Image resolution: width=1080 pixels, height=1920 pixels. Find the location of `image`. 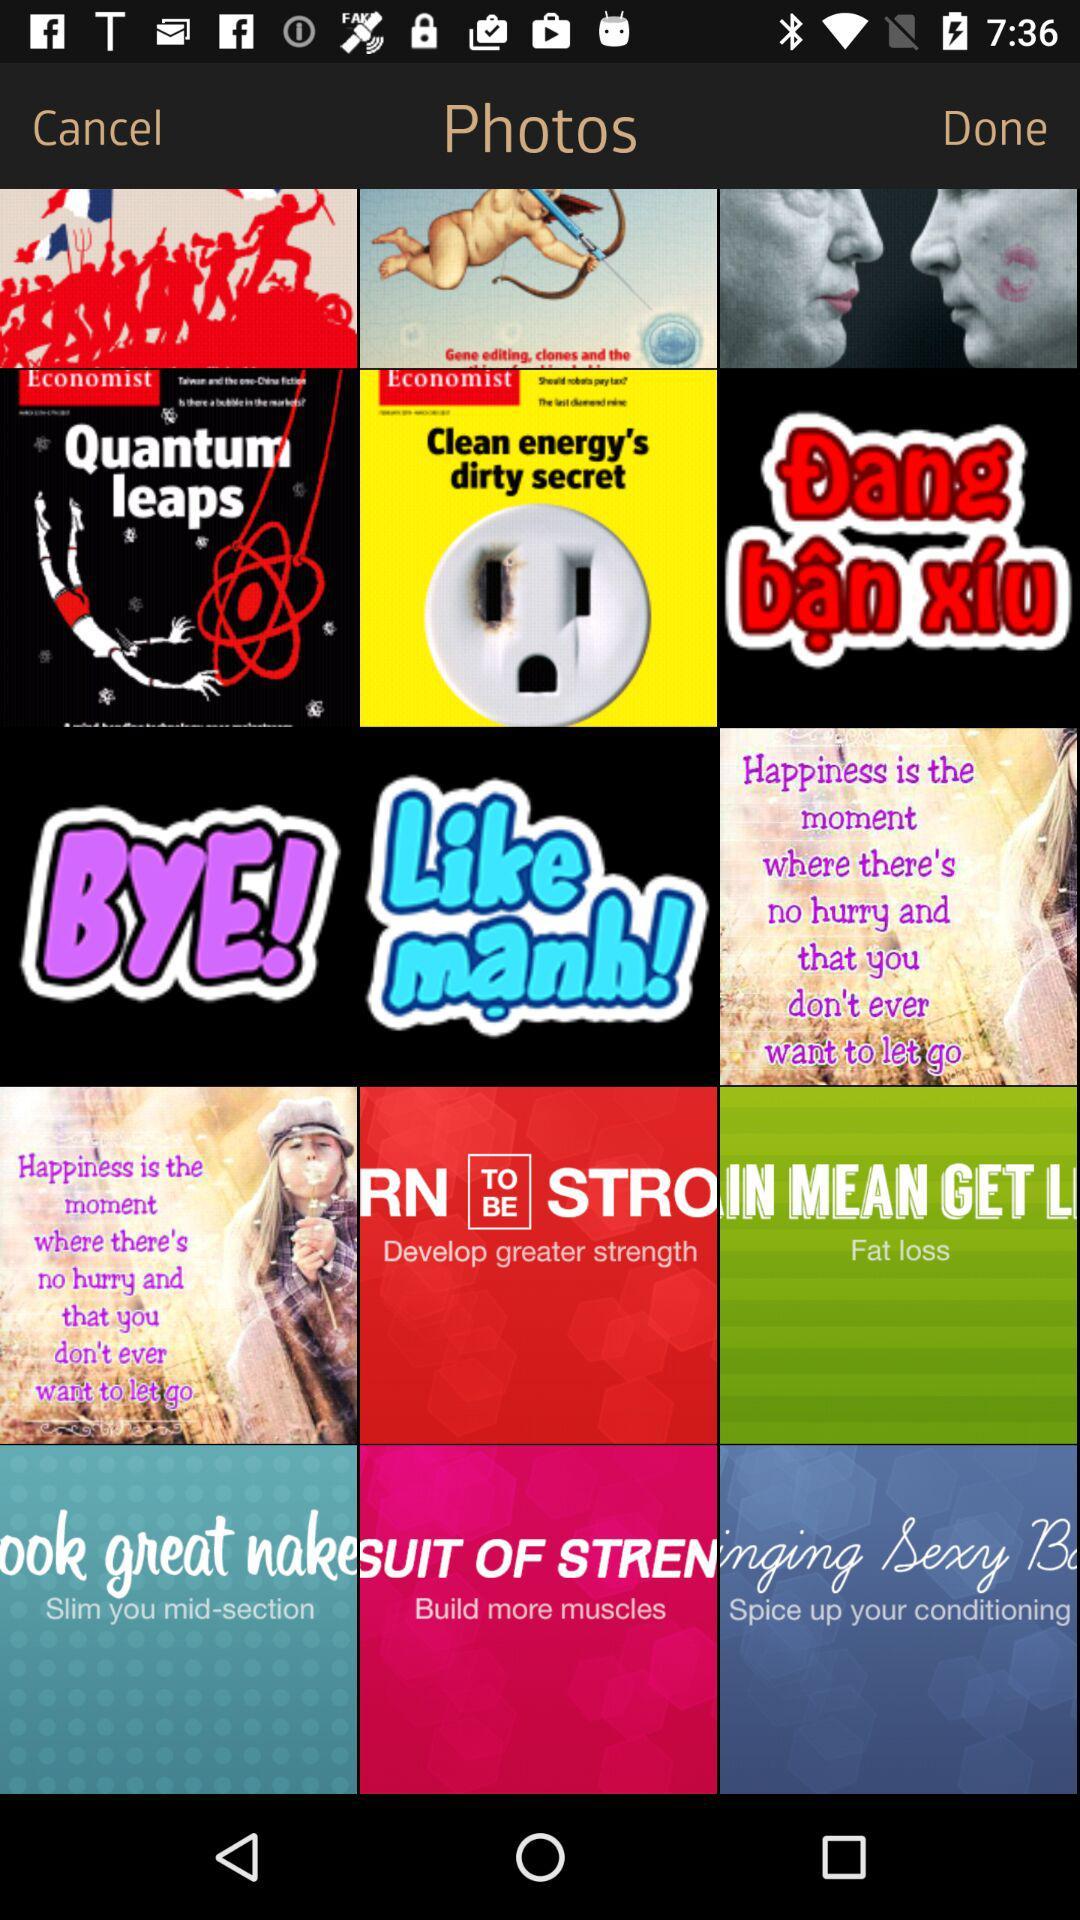

image is located at coordinates (897, 1619).